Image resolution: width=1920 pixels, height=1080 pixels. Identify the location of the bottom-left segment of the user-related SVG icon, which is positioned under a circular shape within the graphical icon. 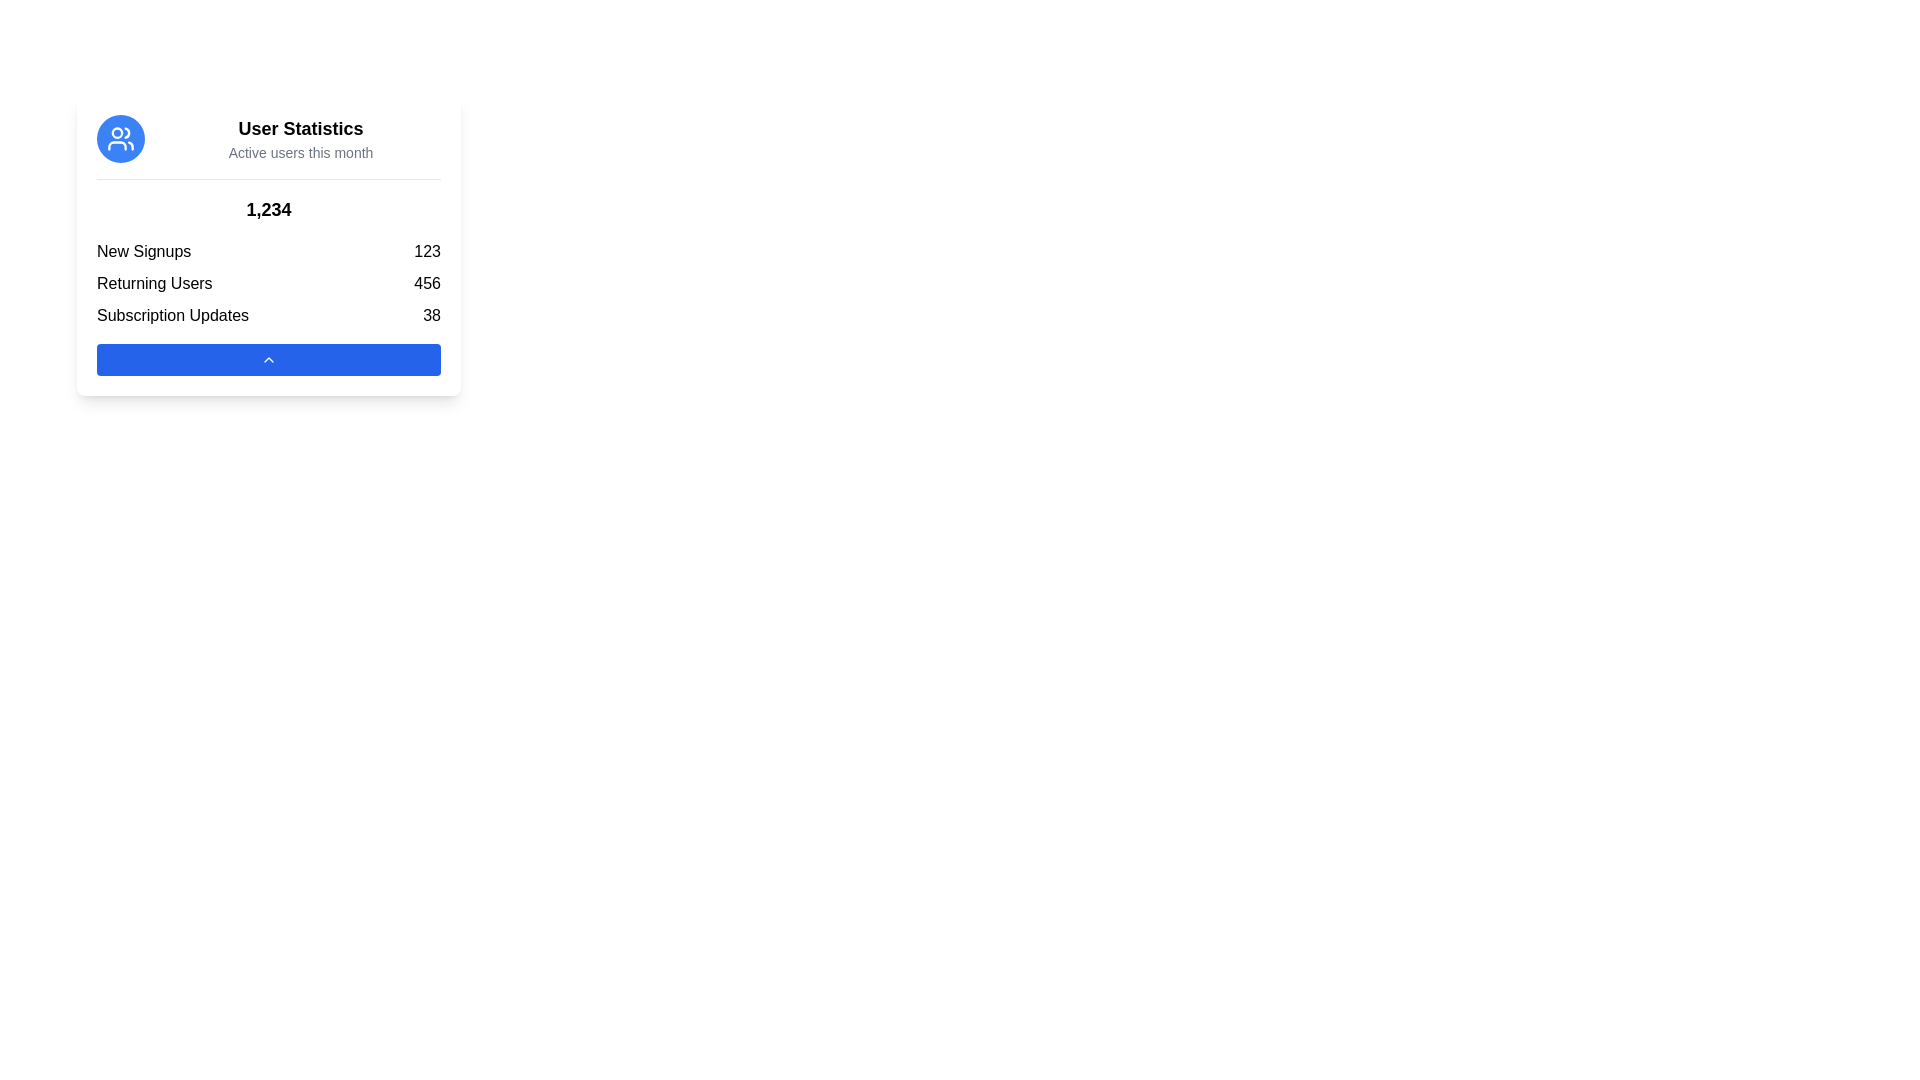
(116, 145).